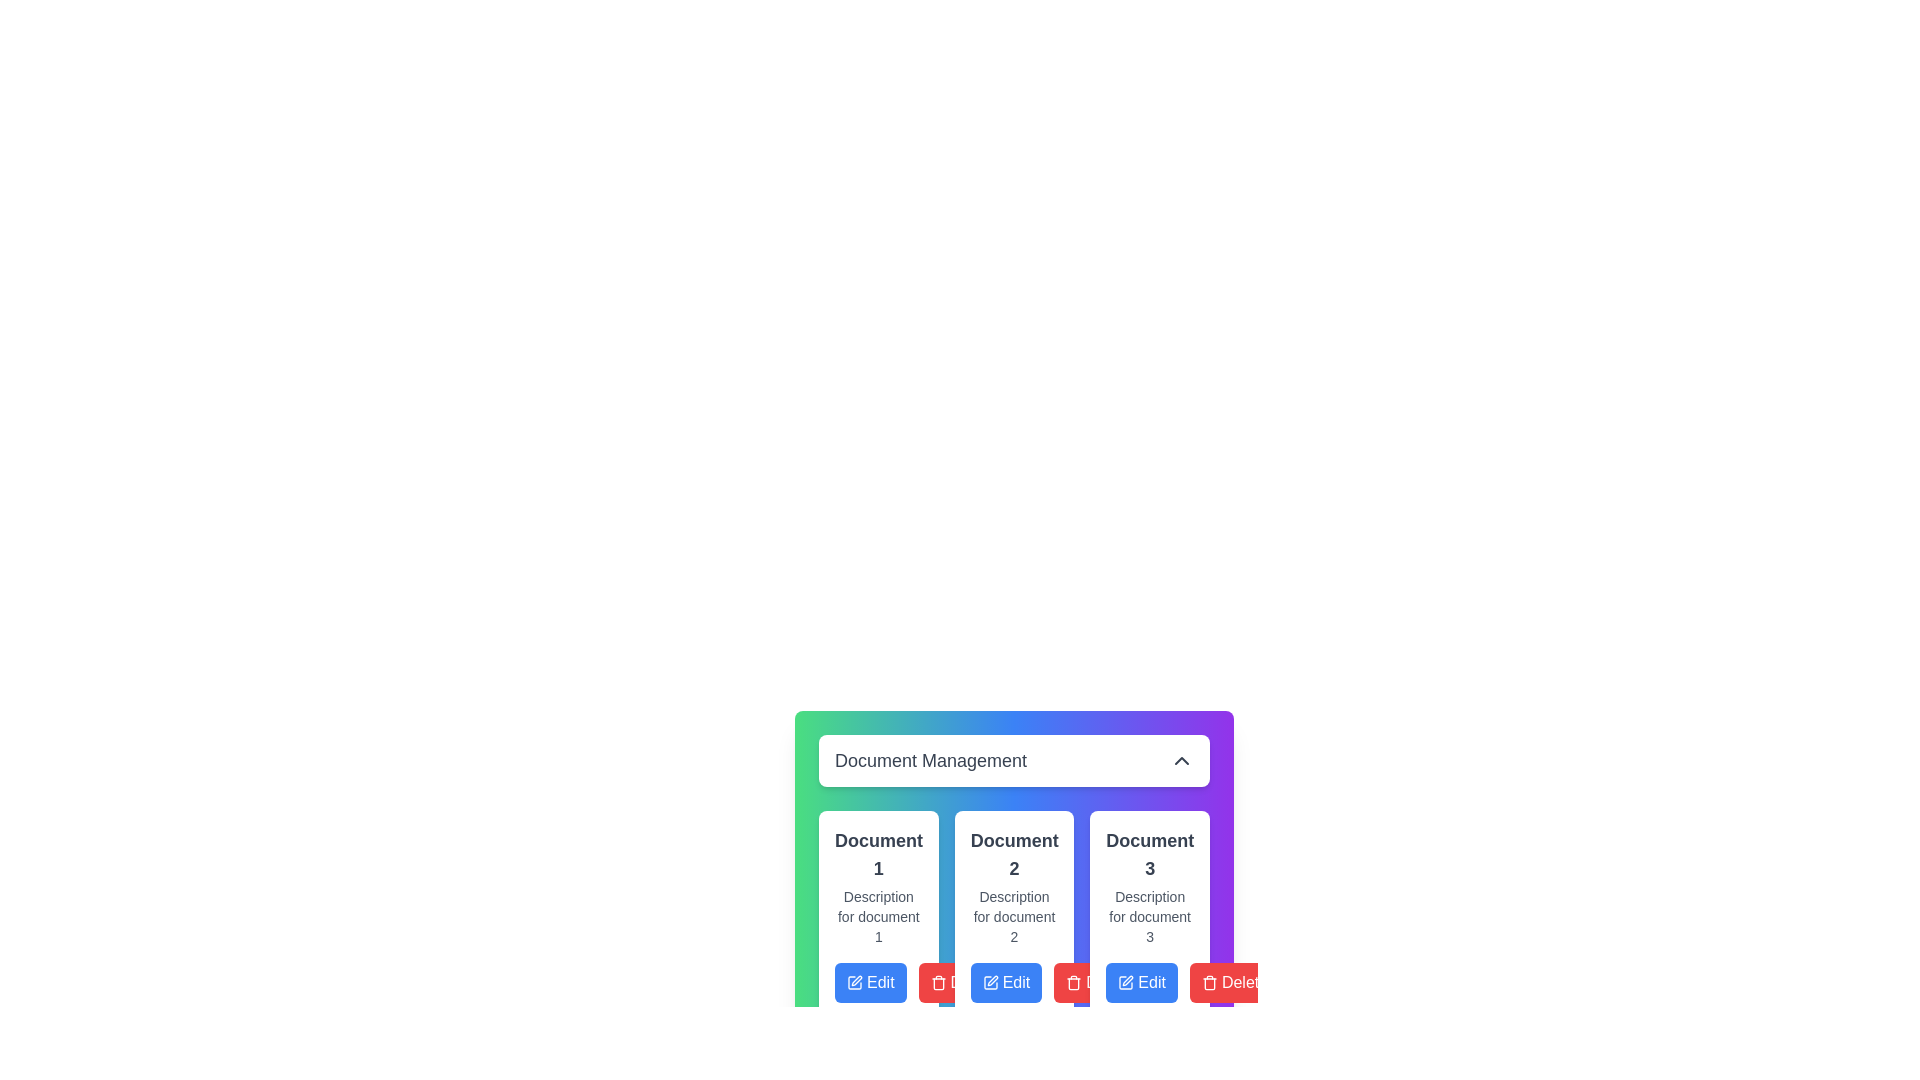  I want to click on the 'Document Management' button to toggle the menu visibility, so click(1014, 760).